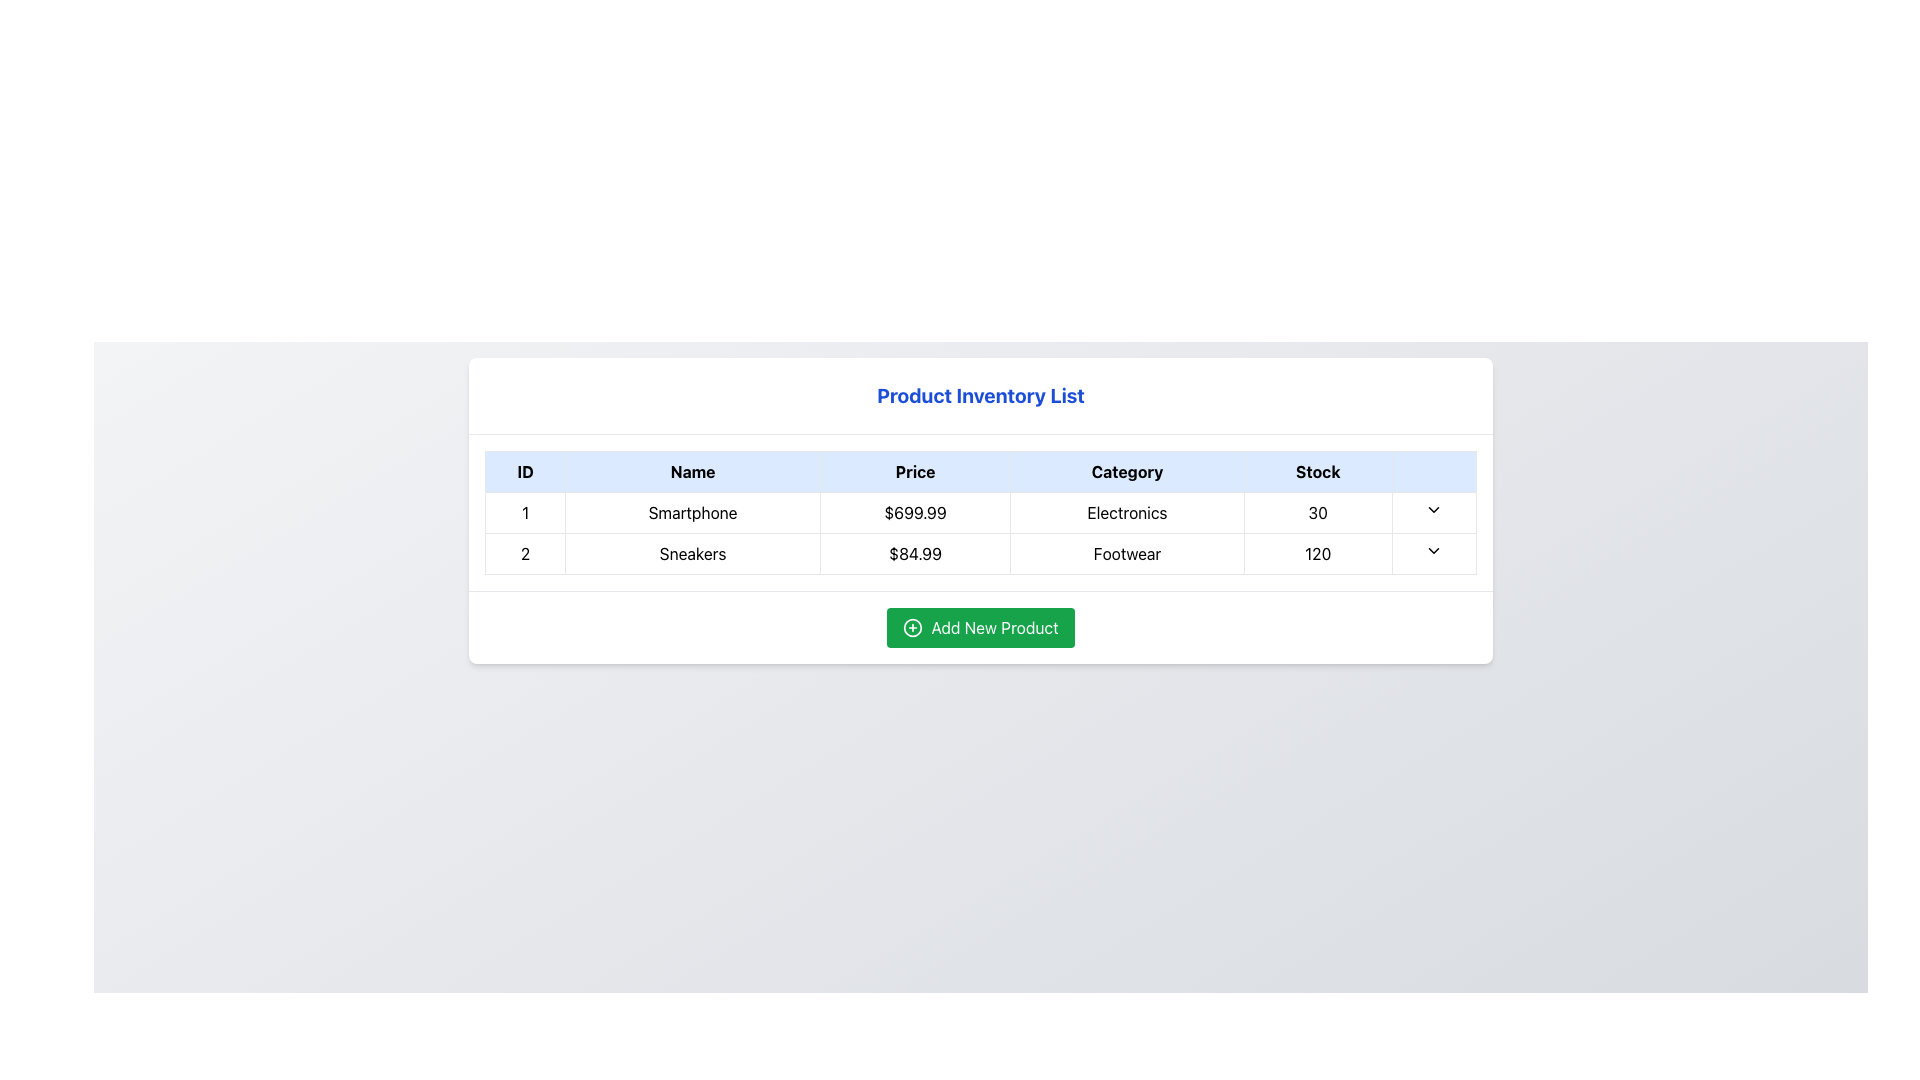 The height and width of the screenshot is (1080, 1920). What do you see at coordinates (980, 512) in the screenshot?
I see `the first row of the product details table, which displays ID '1', Name 'Smartphone', Price '$699.99', Category 'Electronics', and Stock '30' for further action` at bounding box center [980, 512].